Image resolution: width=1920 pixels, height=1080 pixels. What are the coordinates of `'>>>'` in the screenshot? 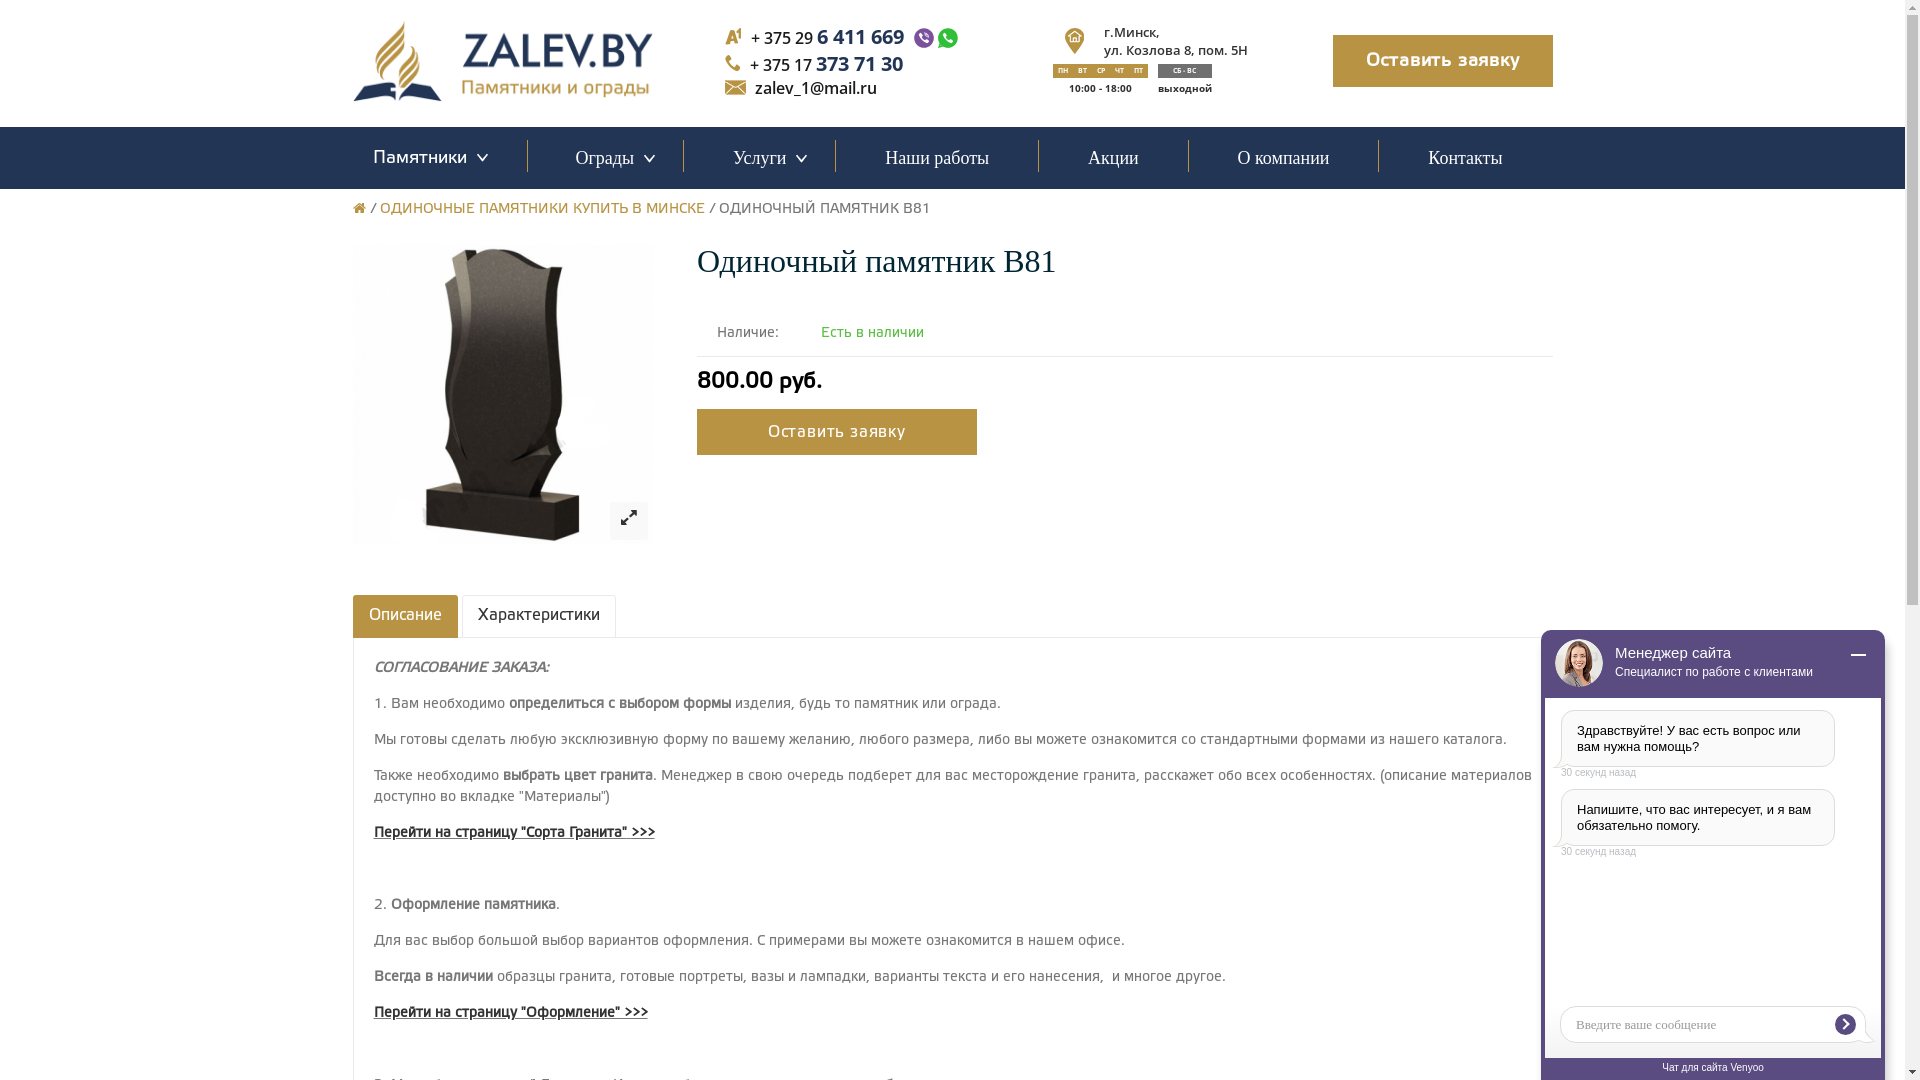 It's located at (642, 833).